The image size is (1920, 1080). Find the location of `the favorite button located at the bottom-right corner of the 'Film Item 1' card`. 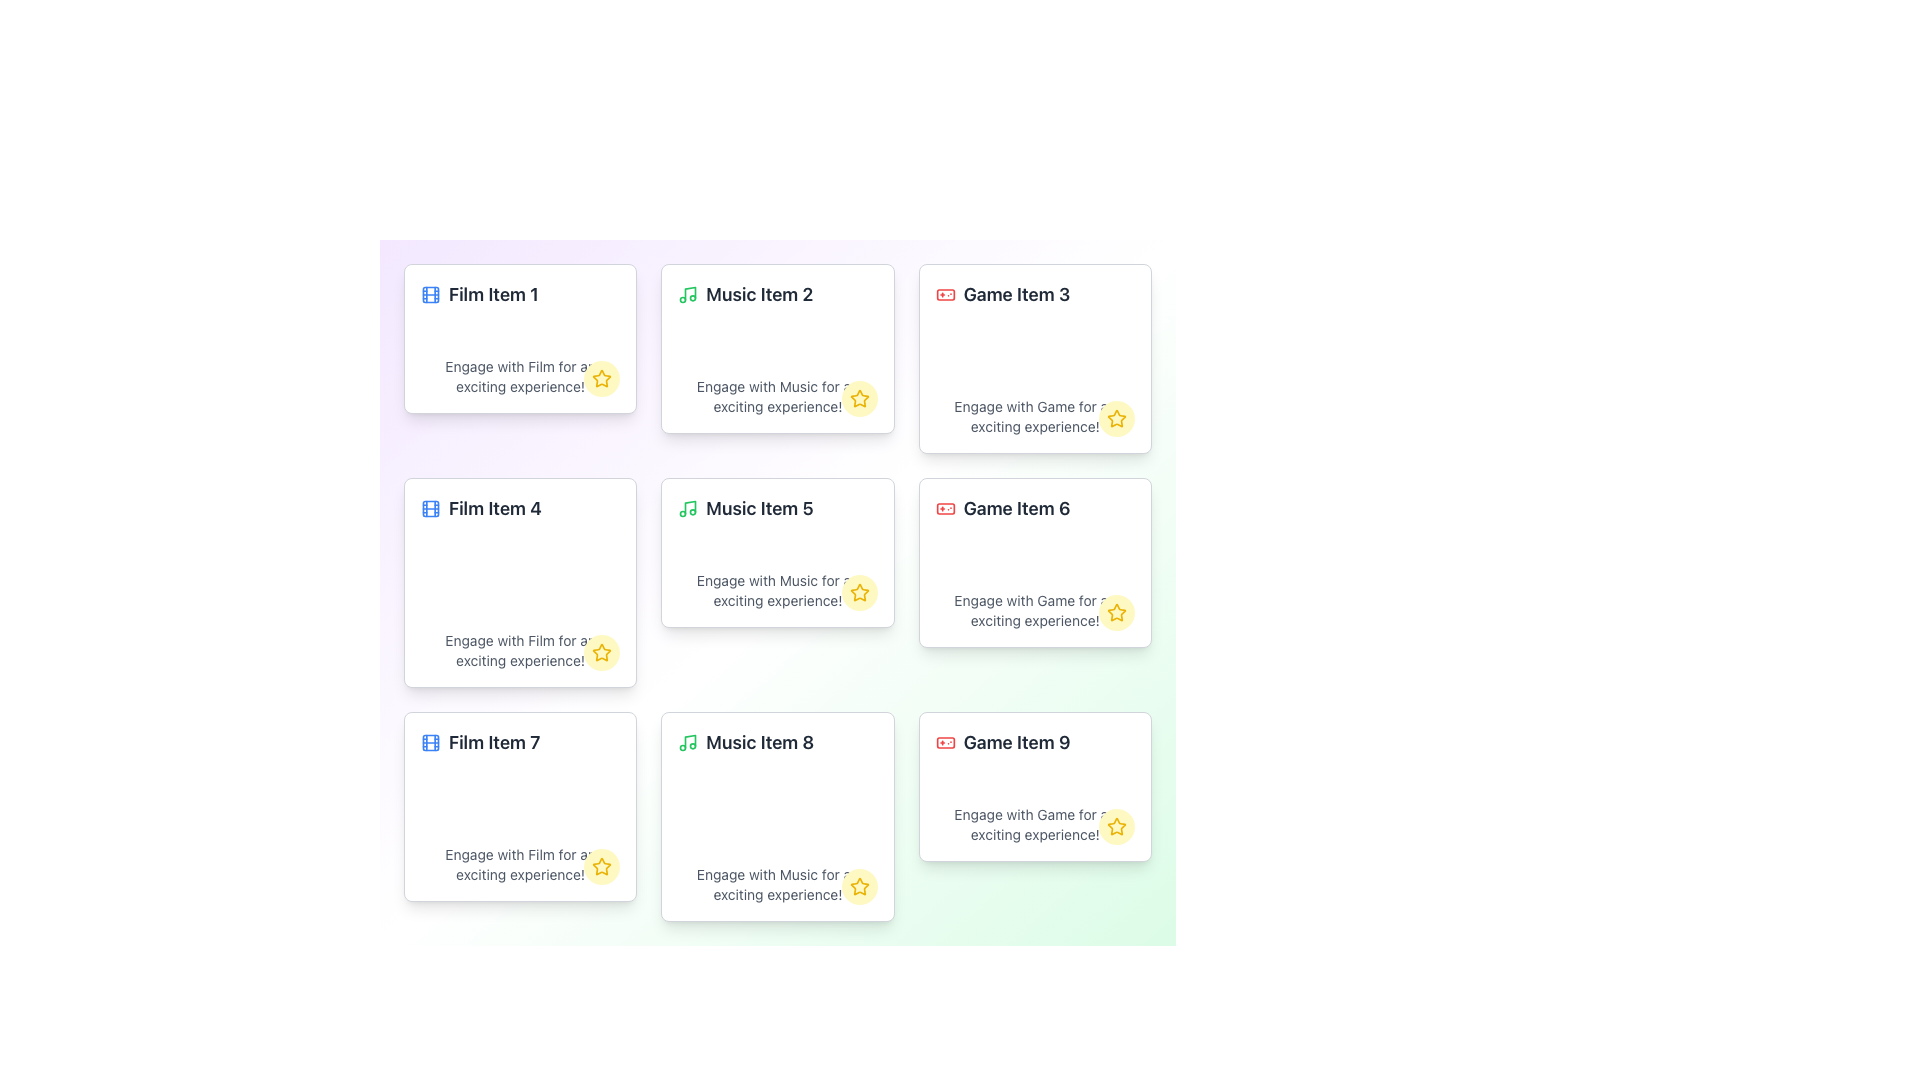

the favorite button located at the bottom-right corner of the 'Film Item 1' card is located at coordinates (600, 378).